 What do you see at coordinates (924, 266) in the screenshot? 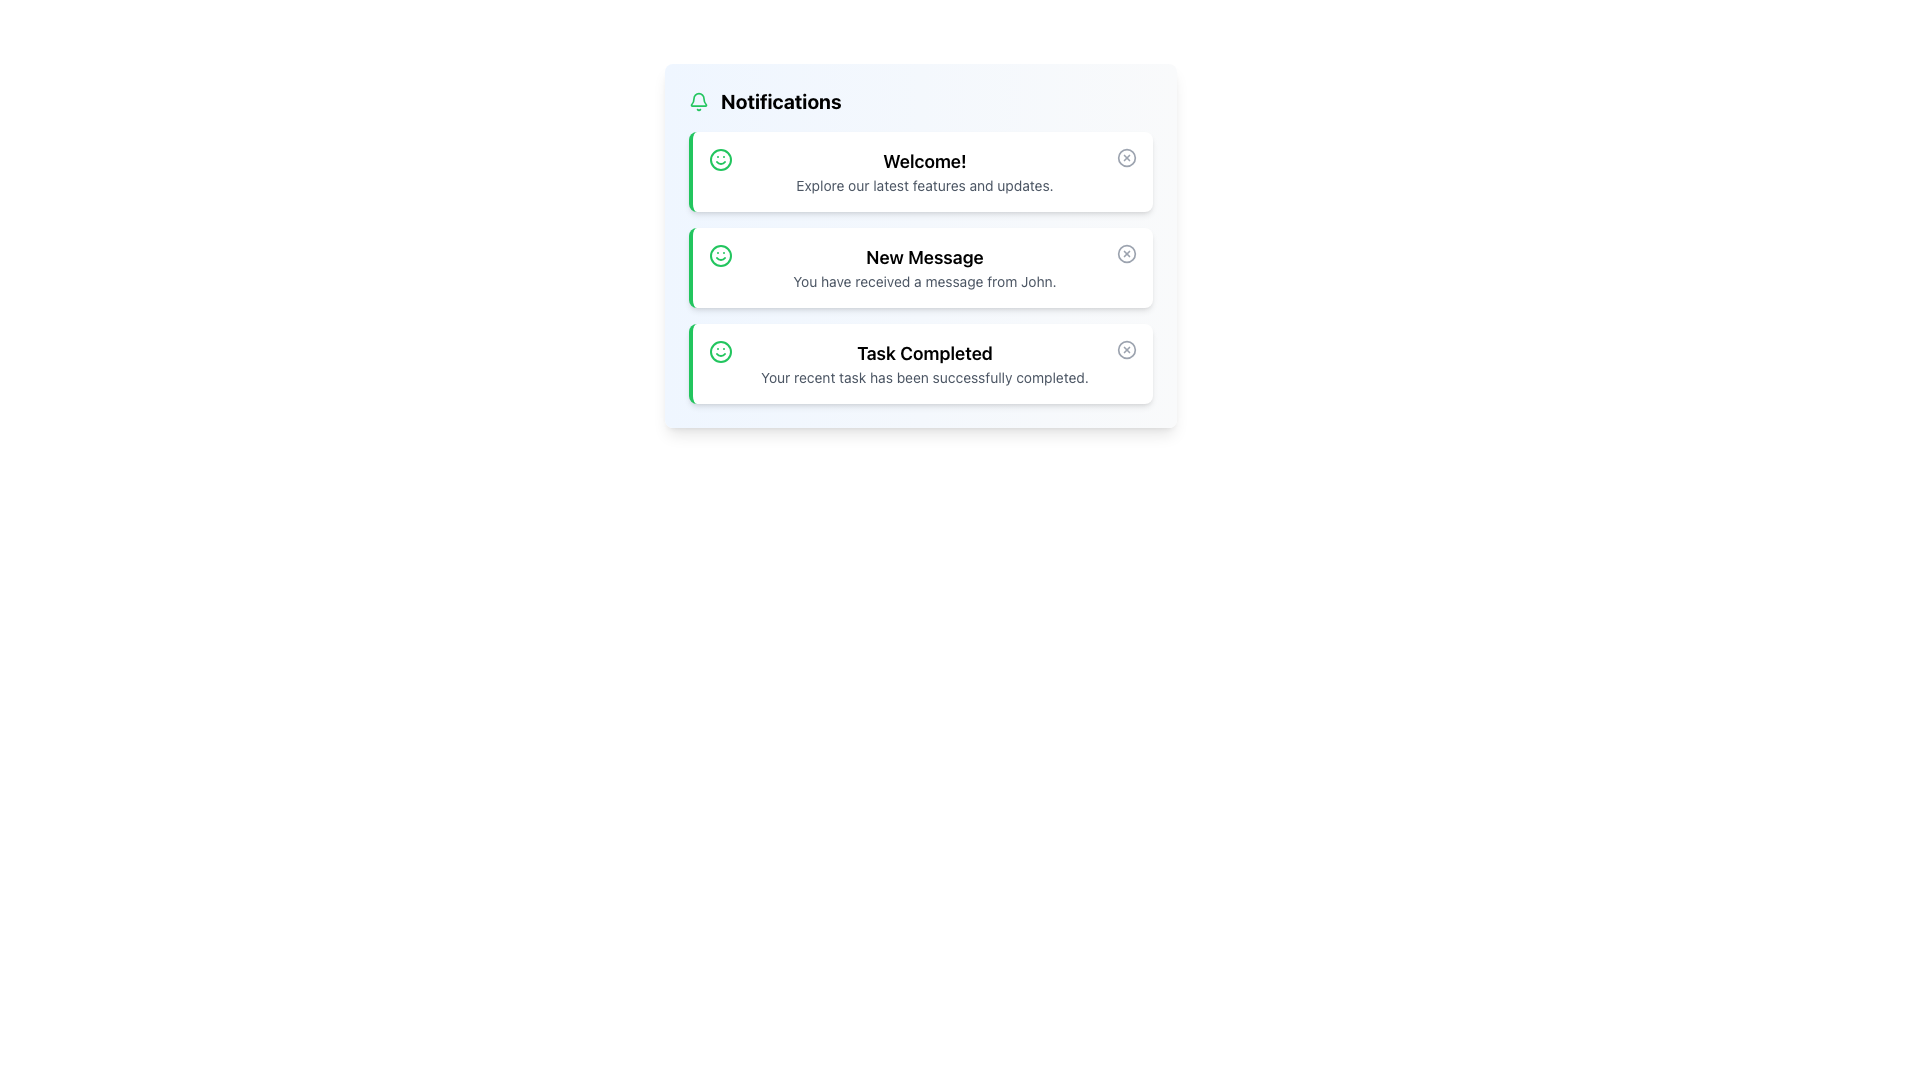
I see `the second notification item in the vertically stacked list that informs the user about a newly received message` at bounding box center [924, 266].